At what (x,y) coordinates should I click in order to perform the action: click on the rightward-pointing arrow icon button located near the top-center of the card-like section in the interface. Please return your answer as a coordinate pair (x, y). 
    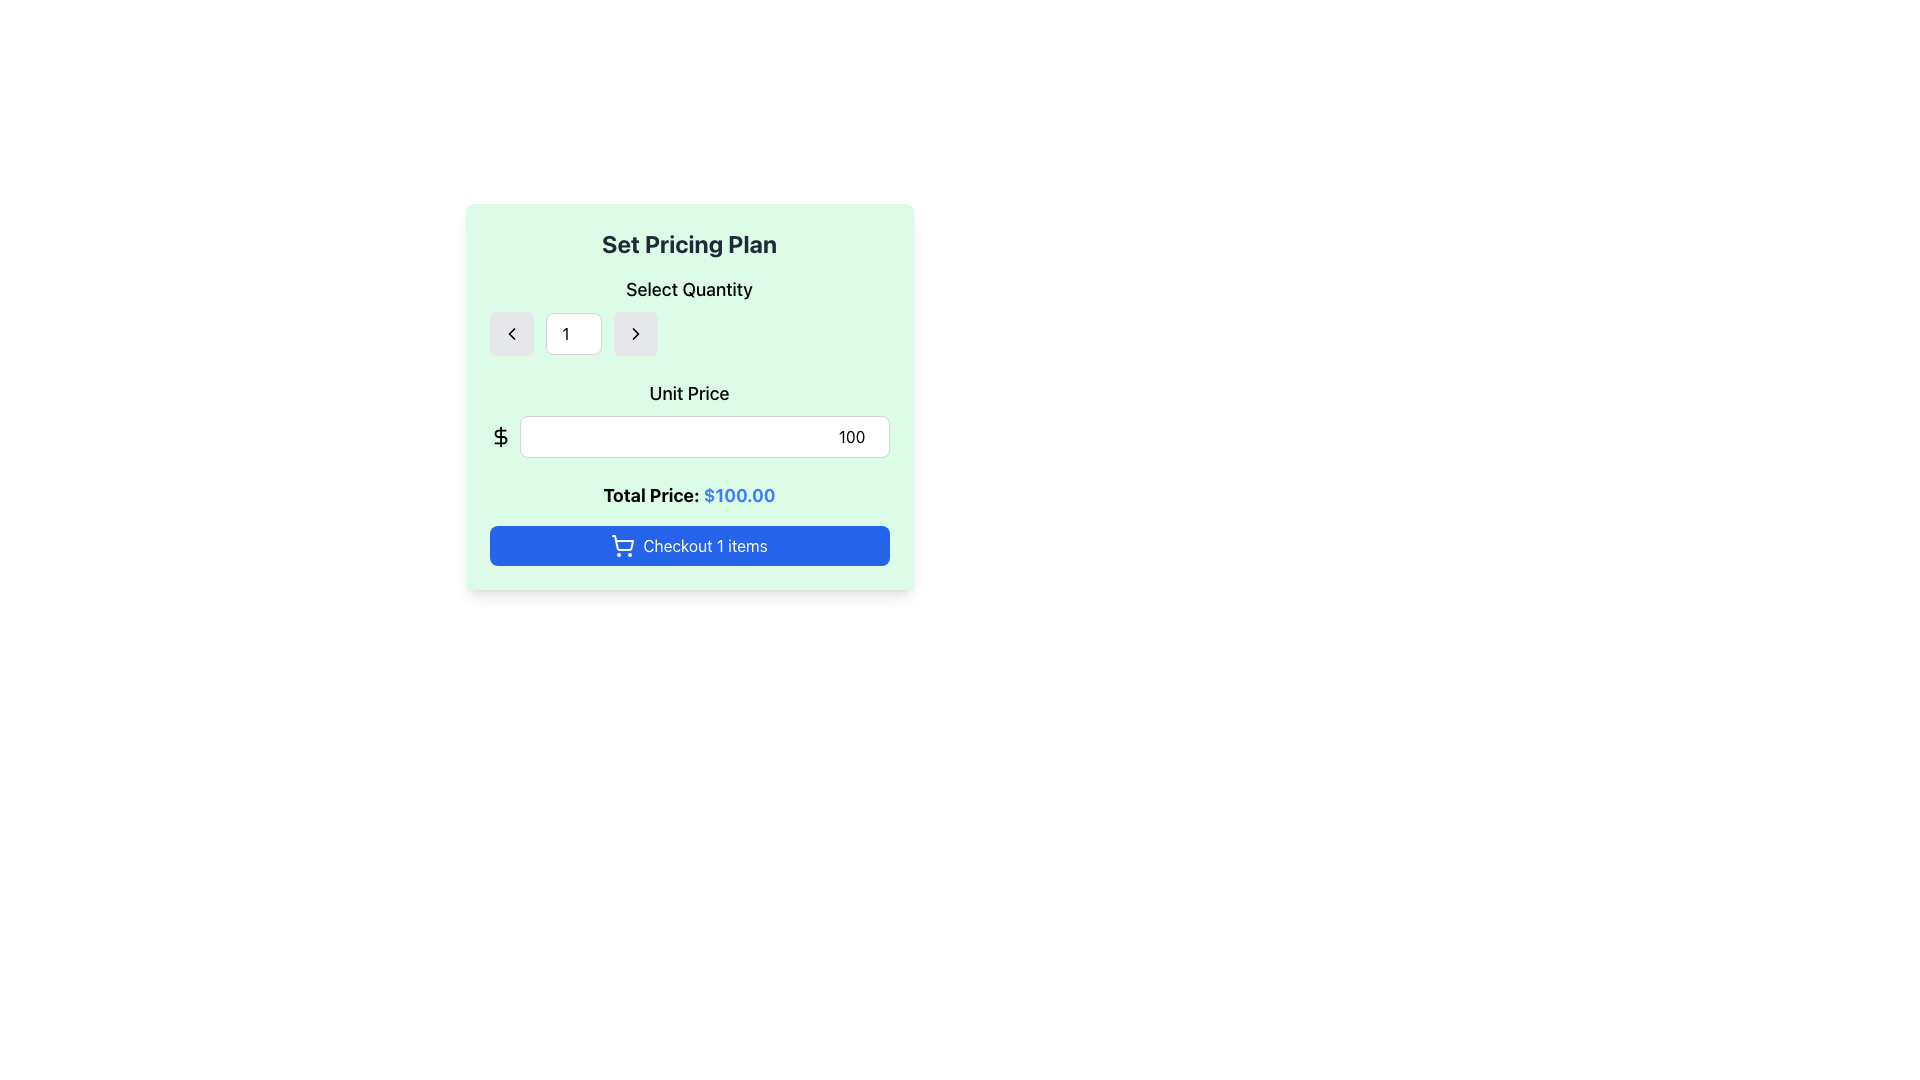
    Looking at the image, I should click on (634, 333).